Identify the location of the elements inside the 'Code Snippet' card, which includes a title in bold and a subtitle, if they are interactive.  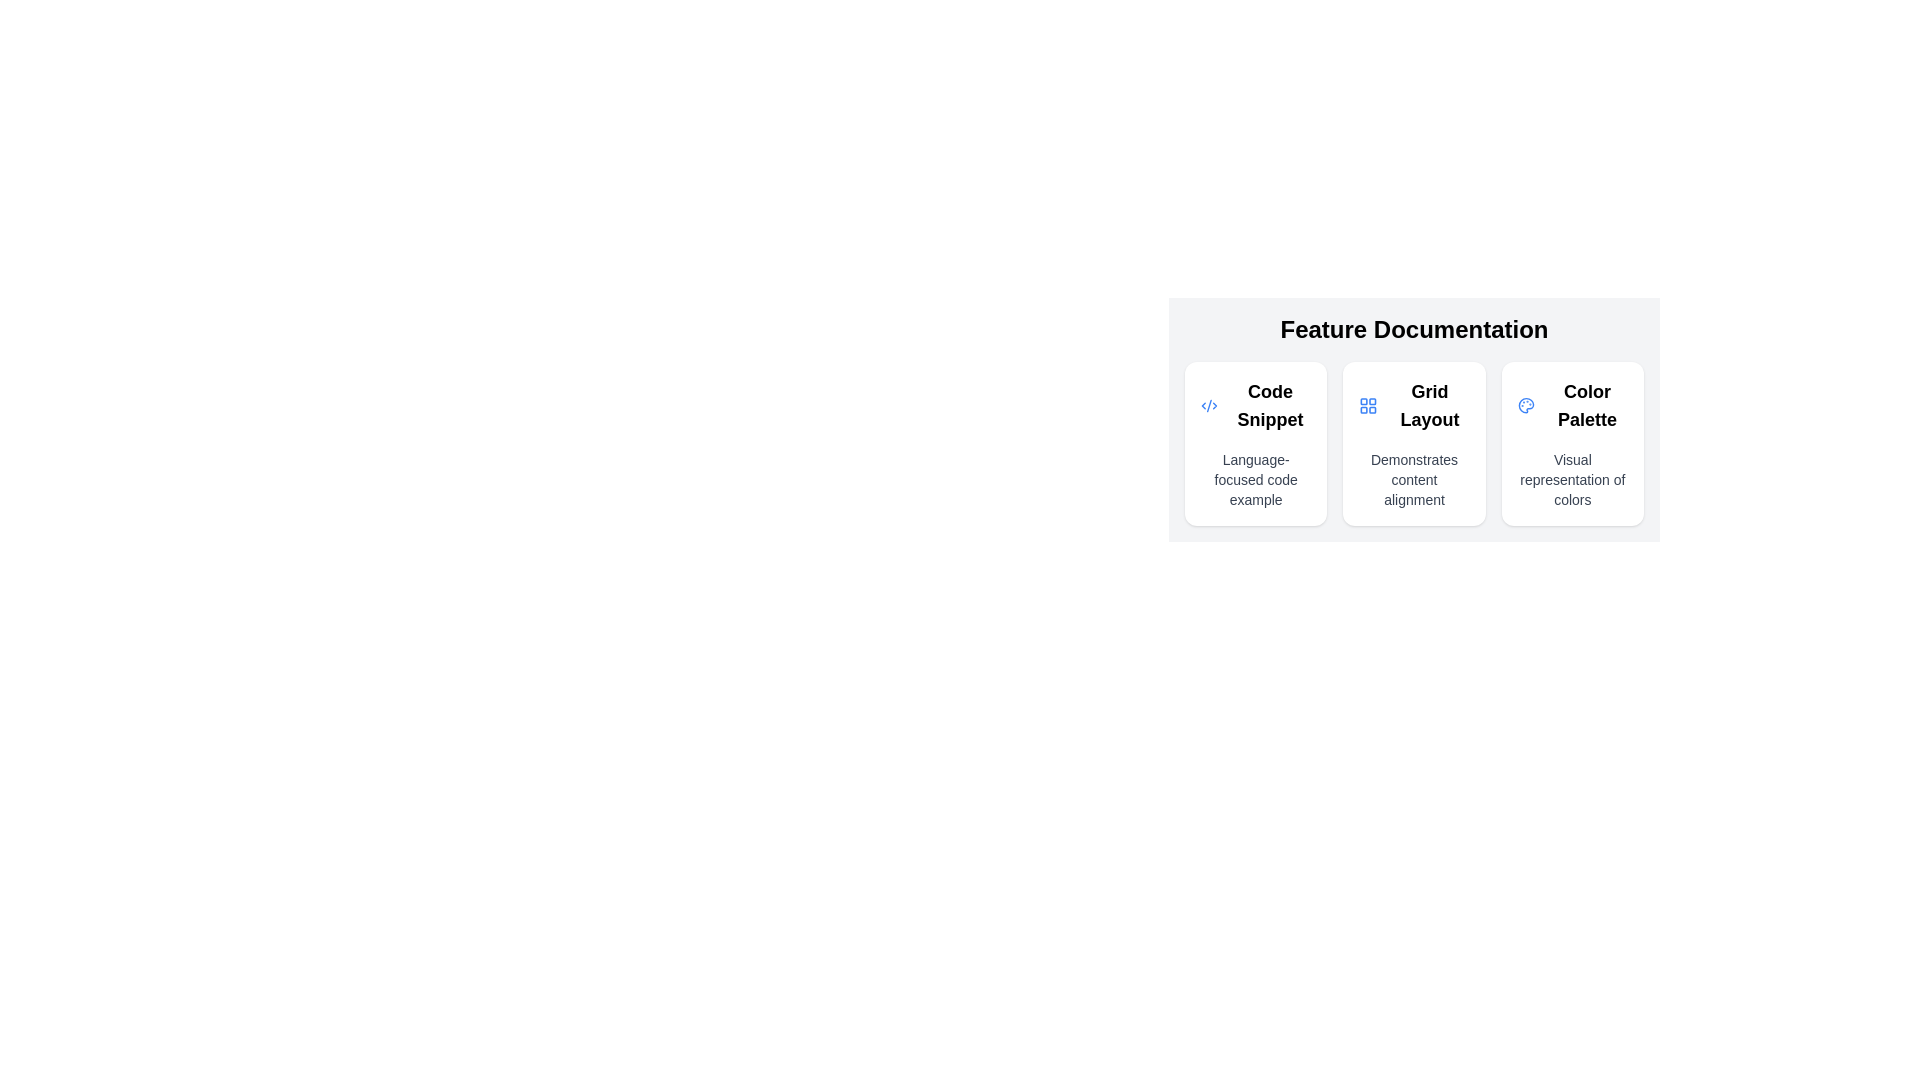
(1255, 442).